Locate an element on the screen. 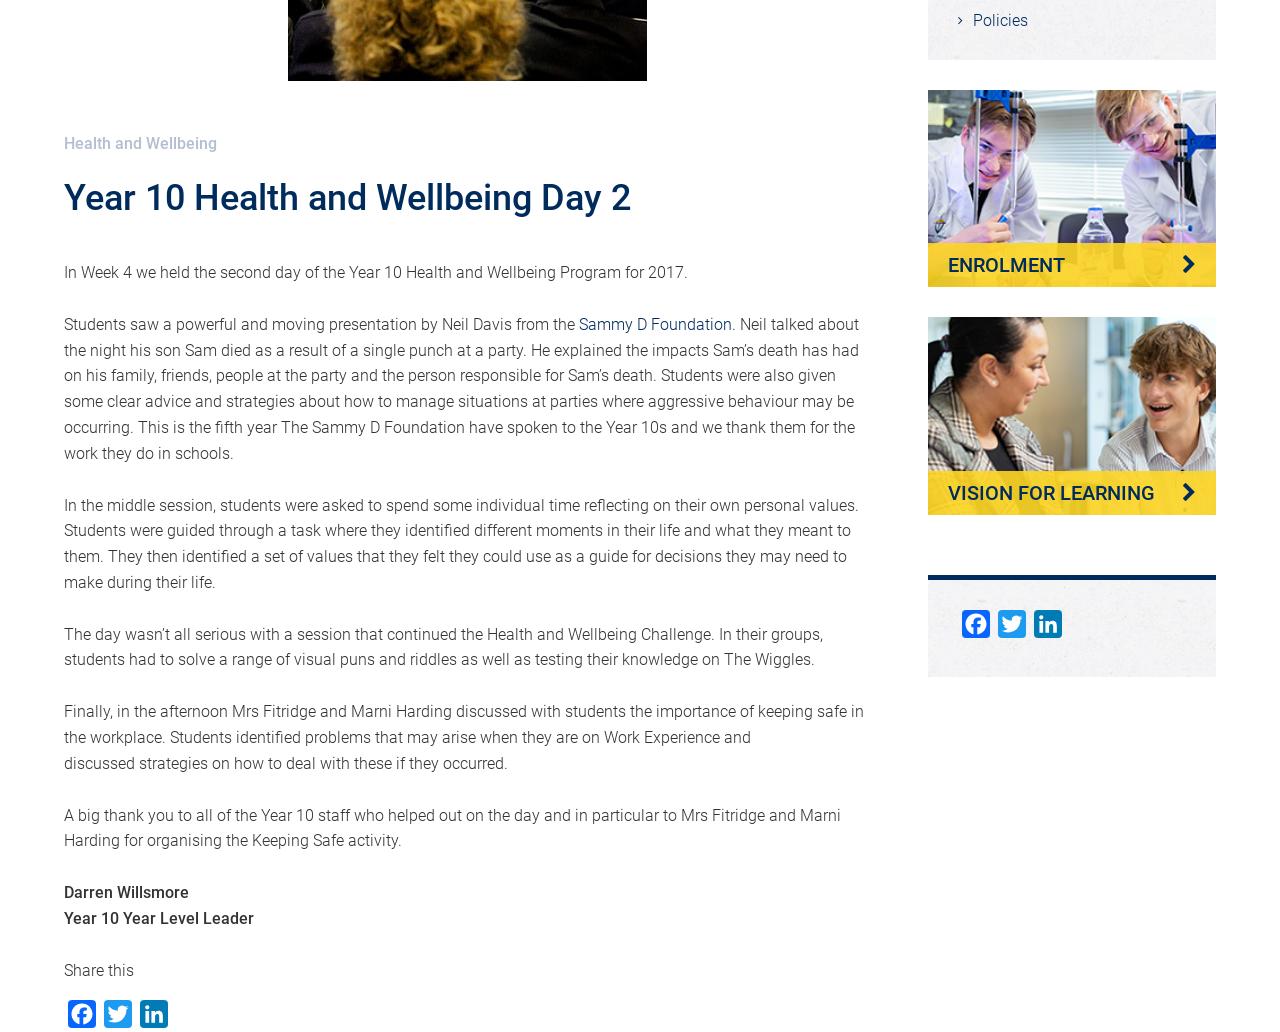  'The day wasn’t all serious with a session that continued the Health and Wellbeing Challenge. In their groups, students had to solve a range of visual puns and riddles as well as testing their knowledge on The Wiggles.' is located at coordinates (442, 645).